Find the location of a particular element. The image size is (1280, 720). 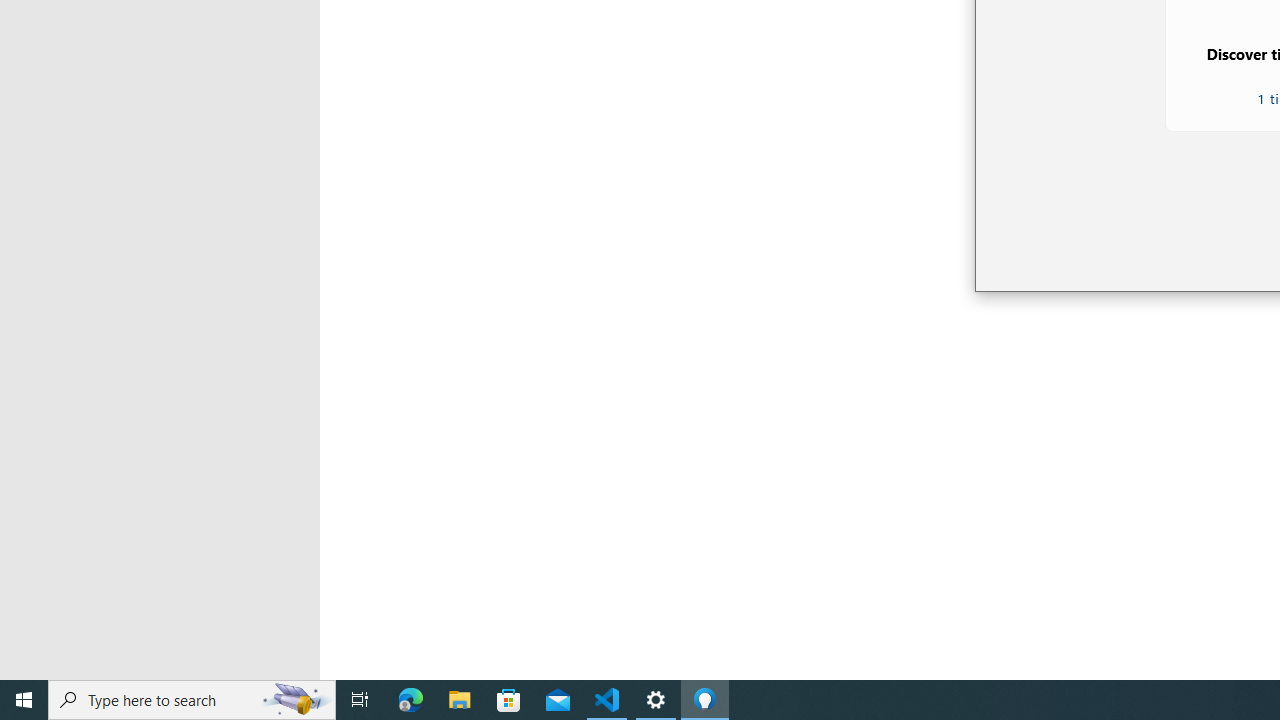

'Search highlights icon opens search home window' is located at coordinates (294, 698).